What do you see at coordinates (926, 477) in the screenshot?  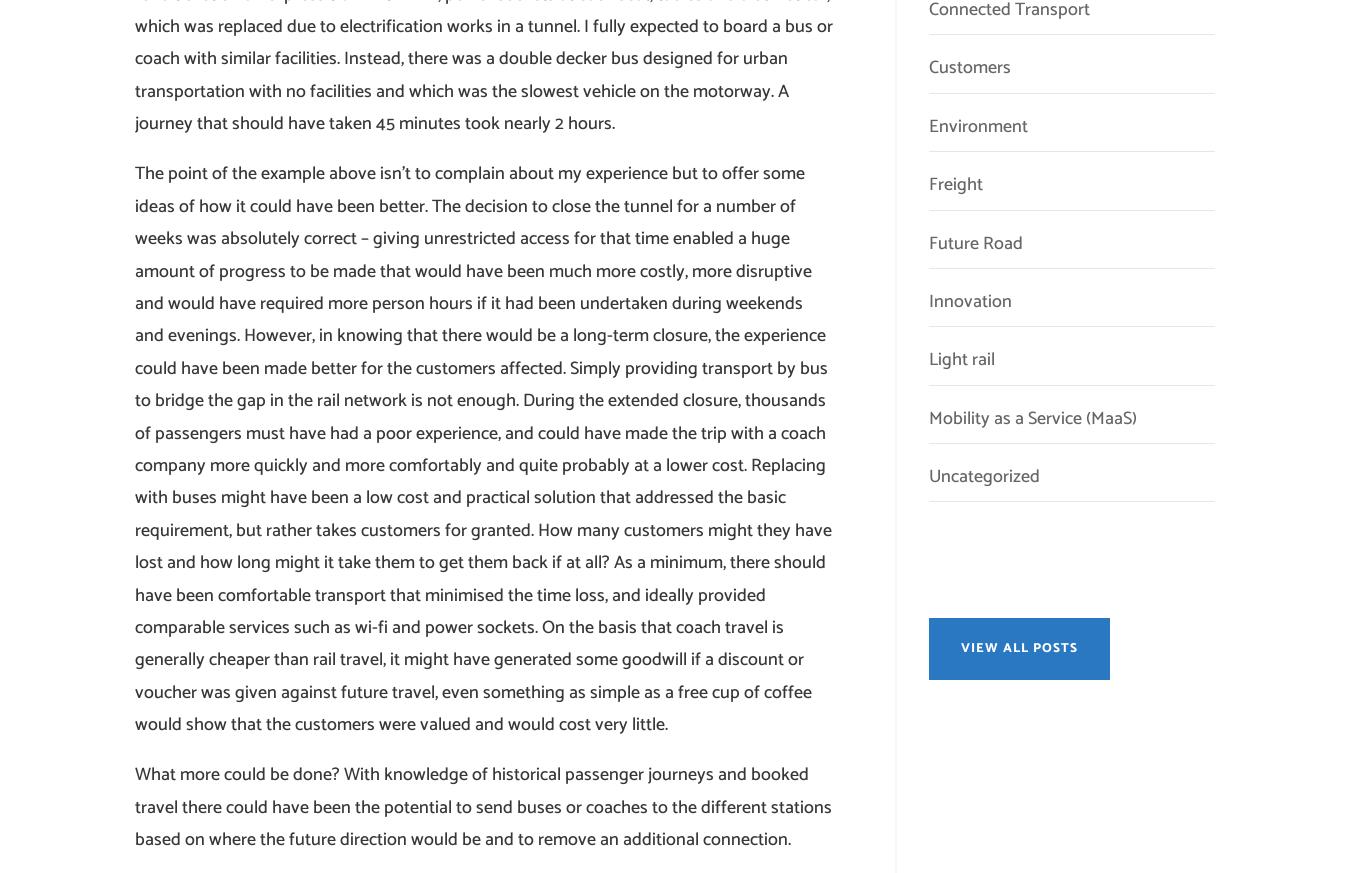 I see `'Uncategorized'` at bounding box center [926, 477].